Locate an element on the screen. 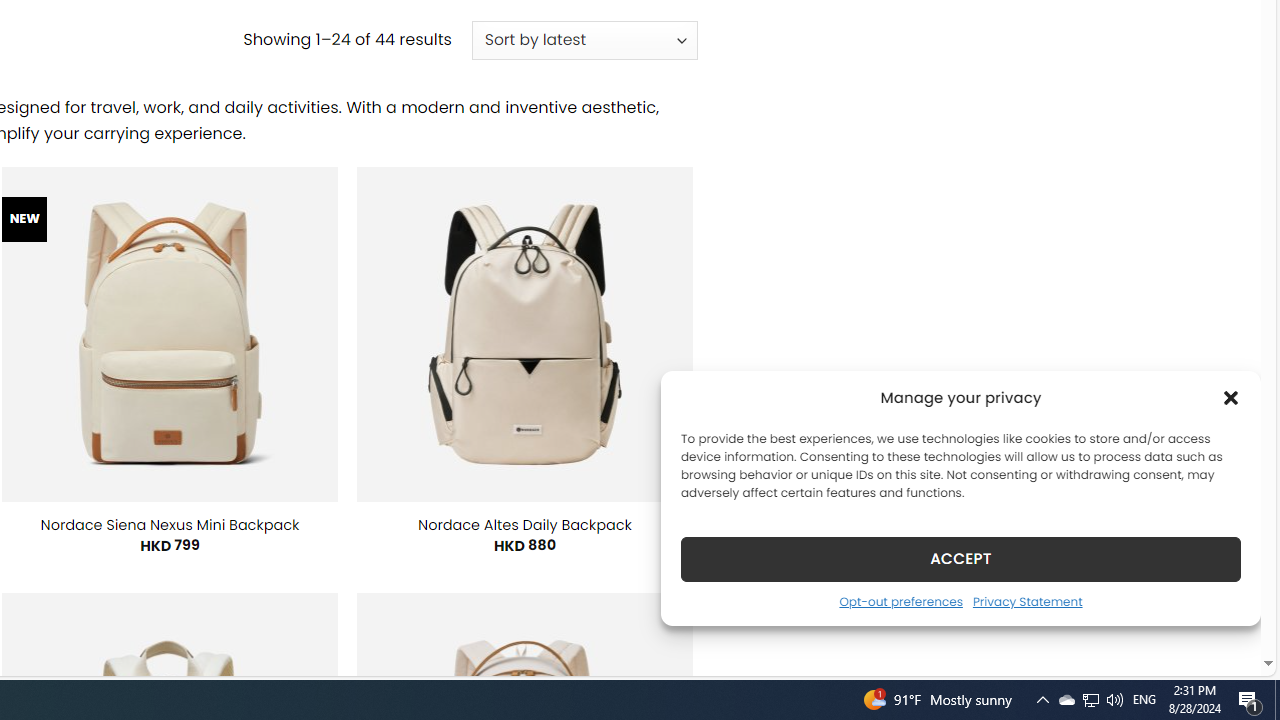 This screenshot has width=1280, height=720. 'ACCEPT' is located at coordinates (961, 558).